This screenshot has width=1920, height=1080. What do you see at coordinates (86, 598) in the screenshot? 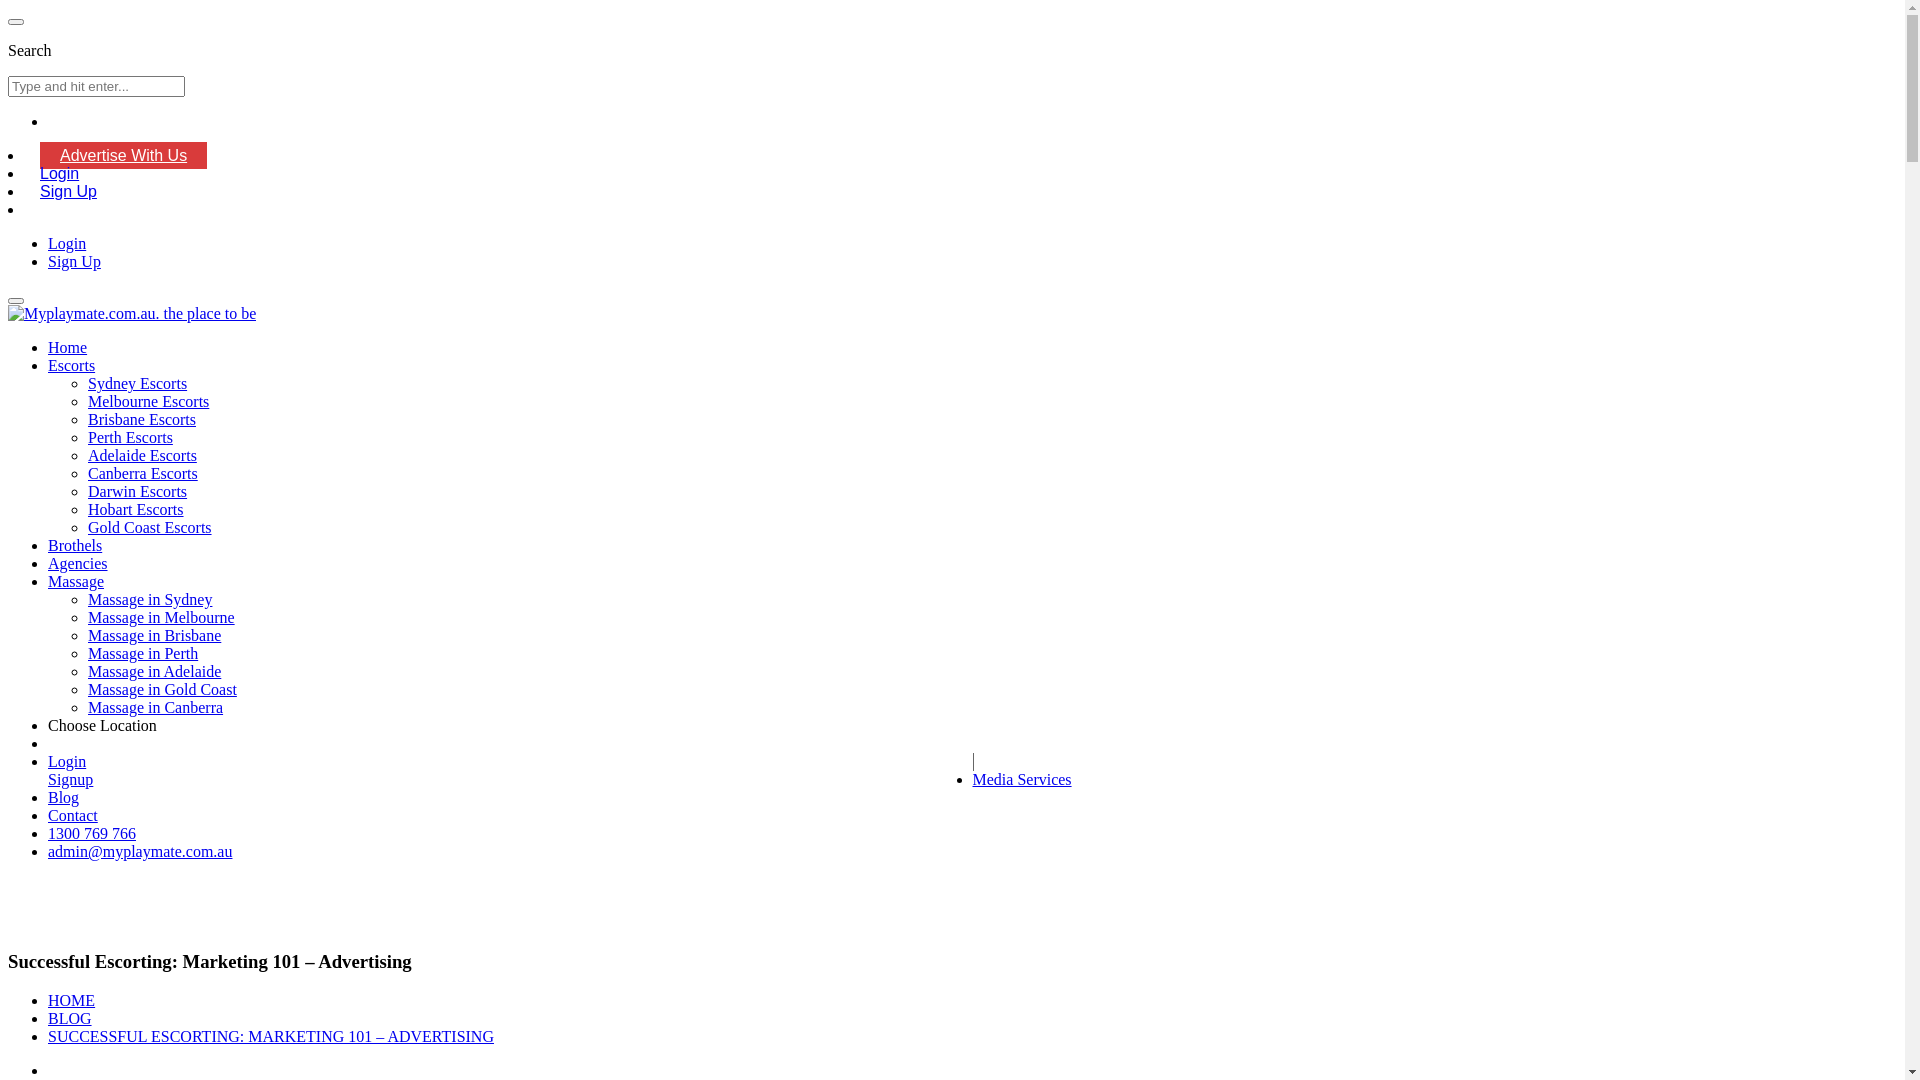
I see `'Massage in Sydney'` at bounding box center [86, 598].